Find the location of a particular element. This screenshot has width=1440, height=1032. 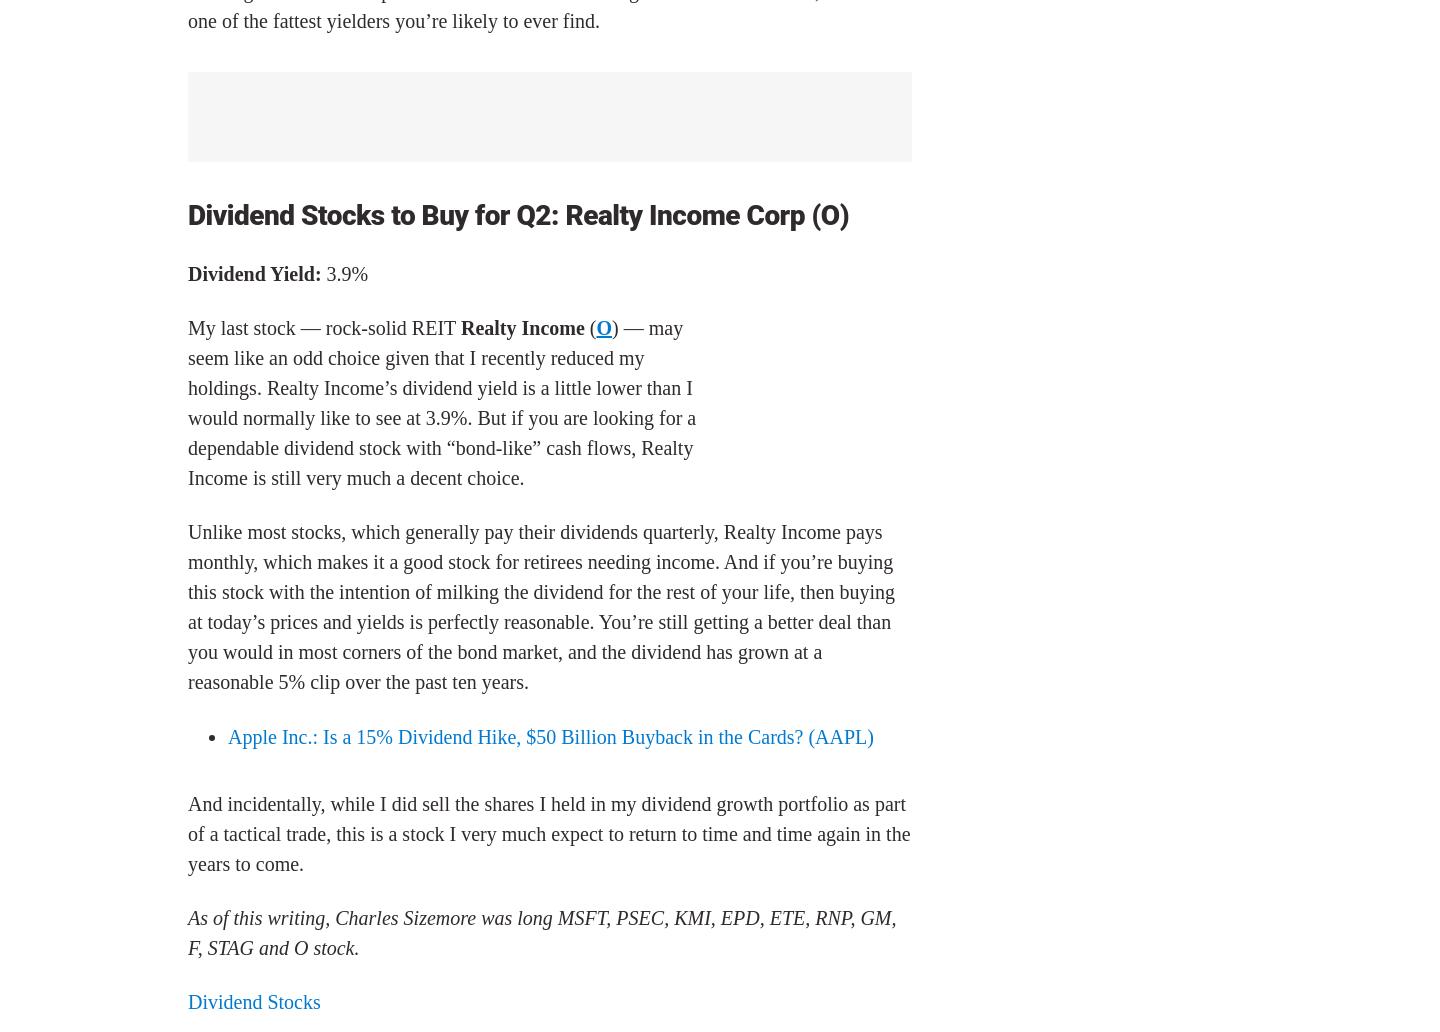

'3.9%' is located at coordinates (344, 272).